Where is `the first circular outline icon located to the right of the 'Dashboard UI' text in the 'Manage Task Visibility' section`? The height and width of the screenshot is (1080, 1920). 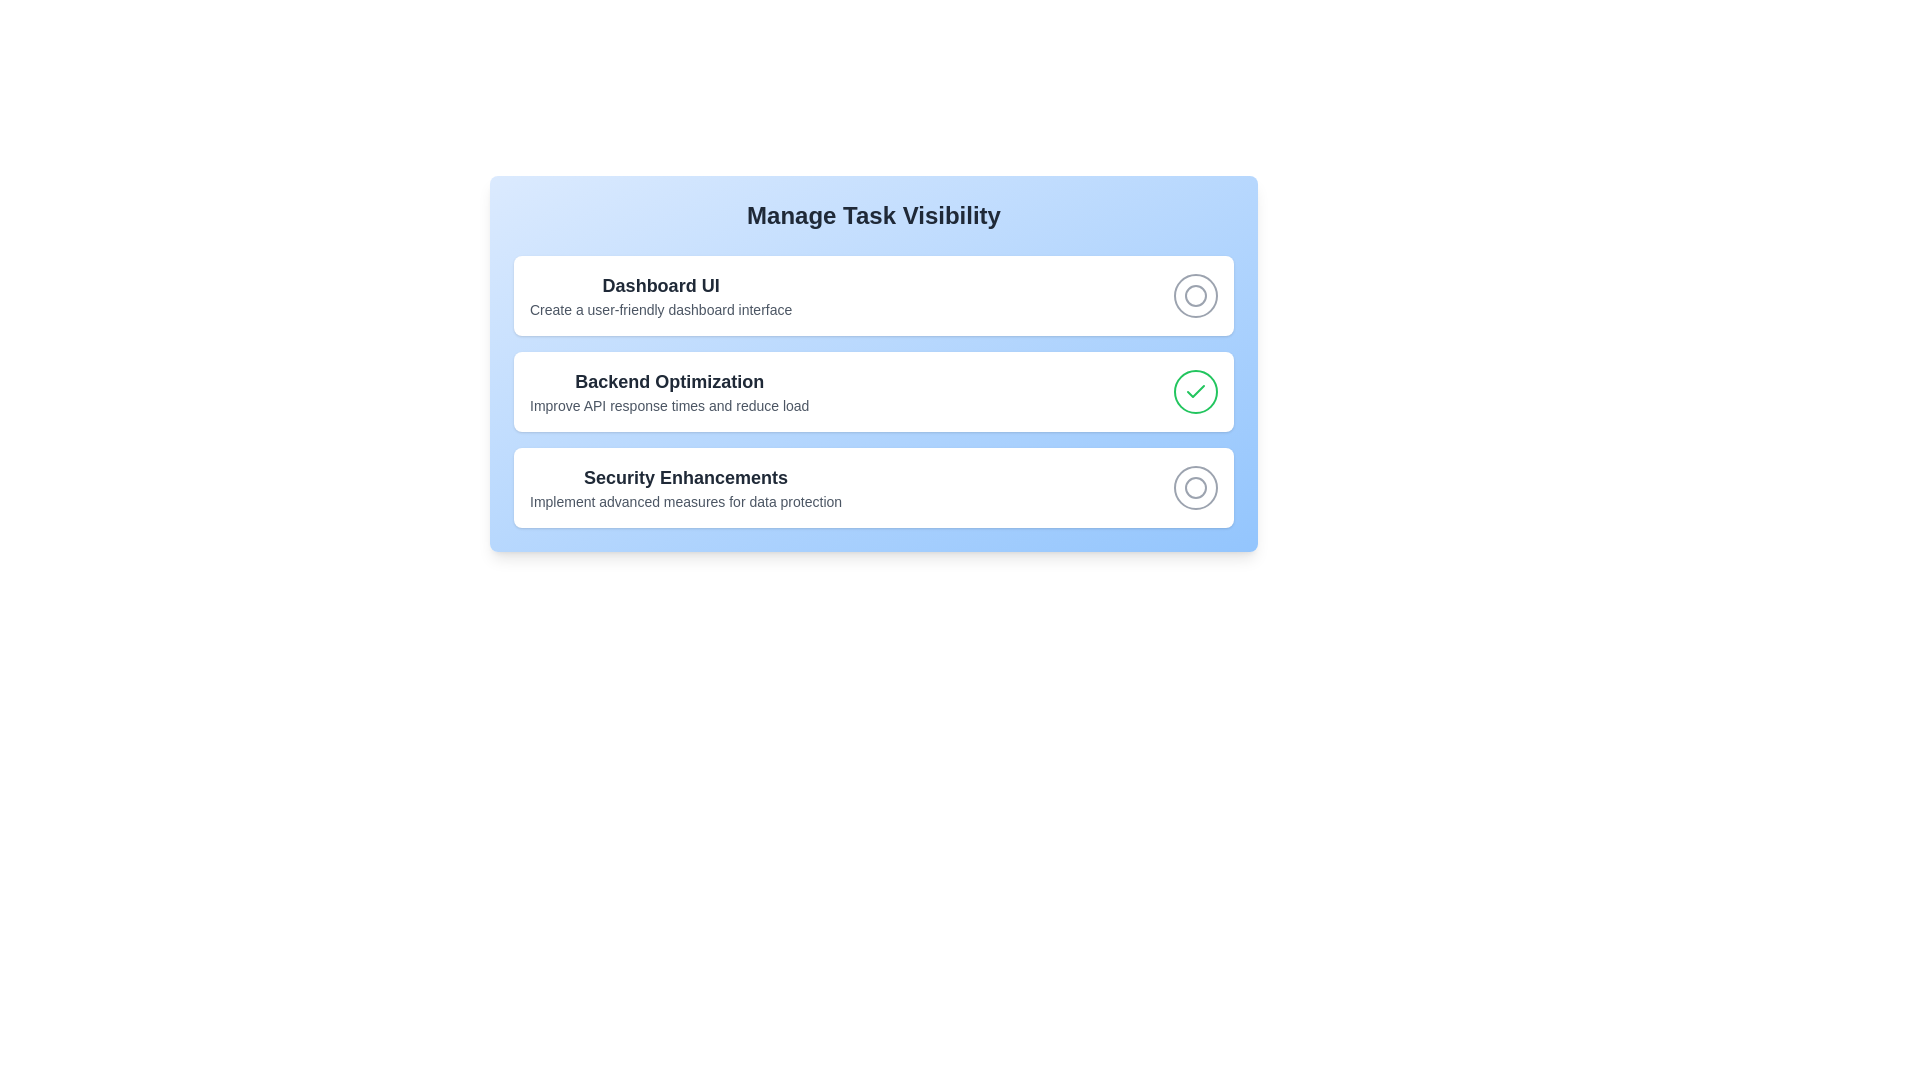 the first circular outline icon located to the right of the 'Dashboard UI' text in the 'Manage Task Visibility' section is located at coordinates (1195, 296).